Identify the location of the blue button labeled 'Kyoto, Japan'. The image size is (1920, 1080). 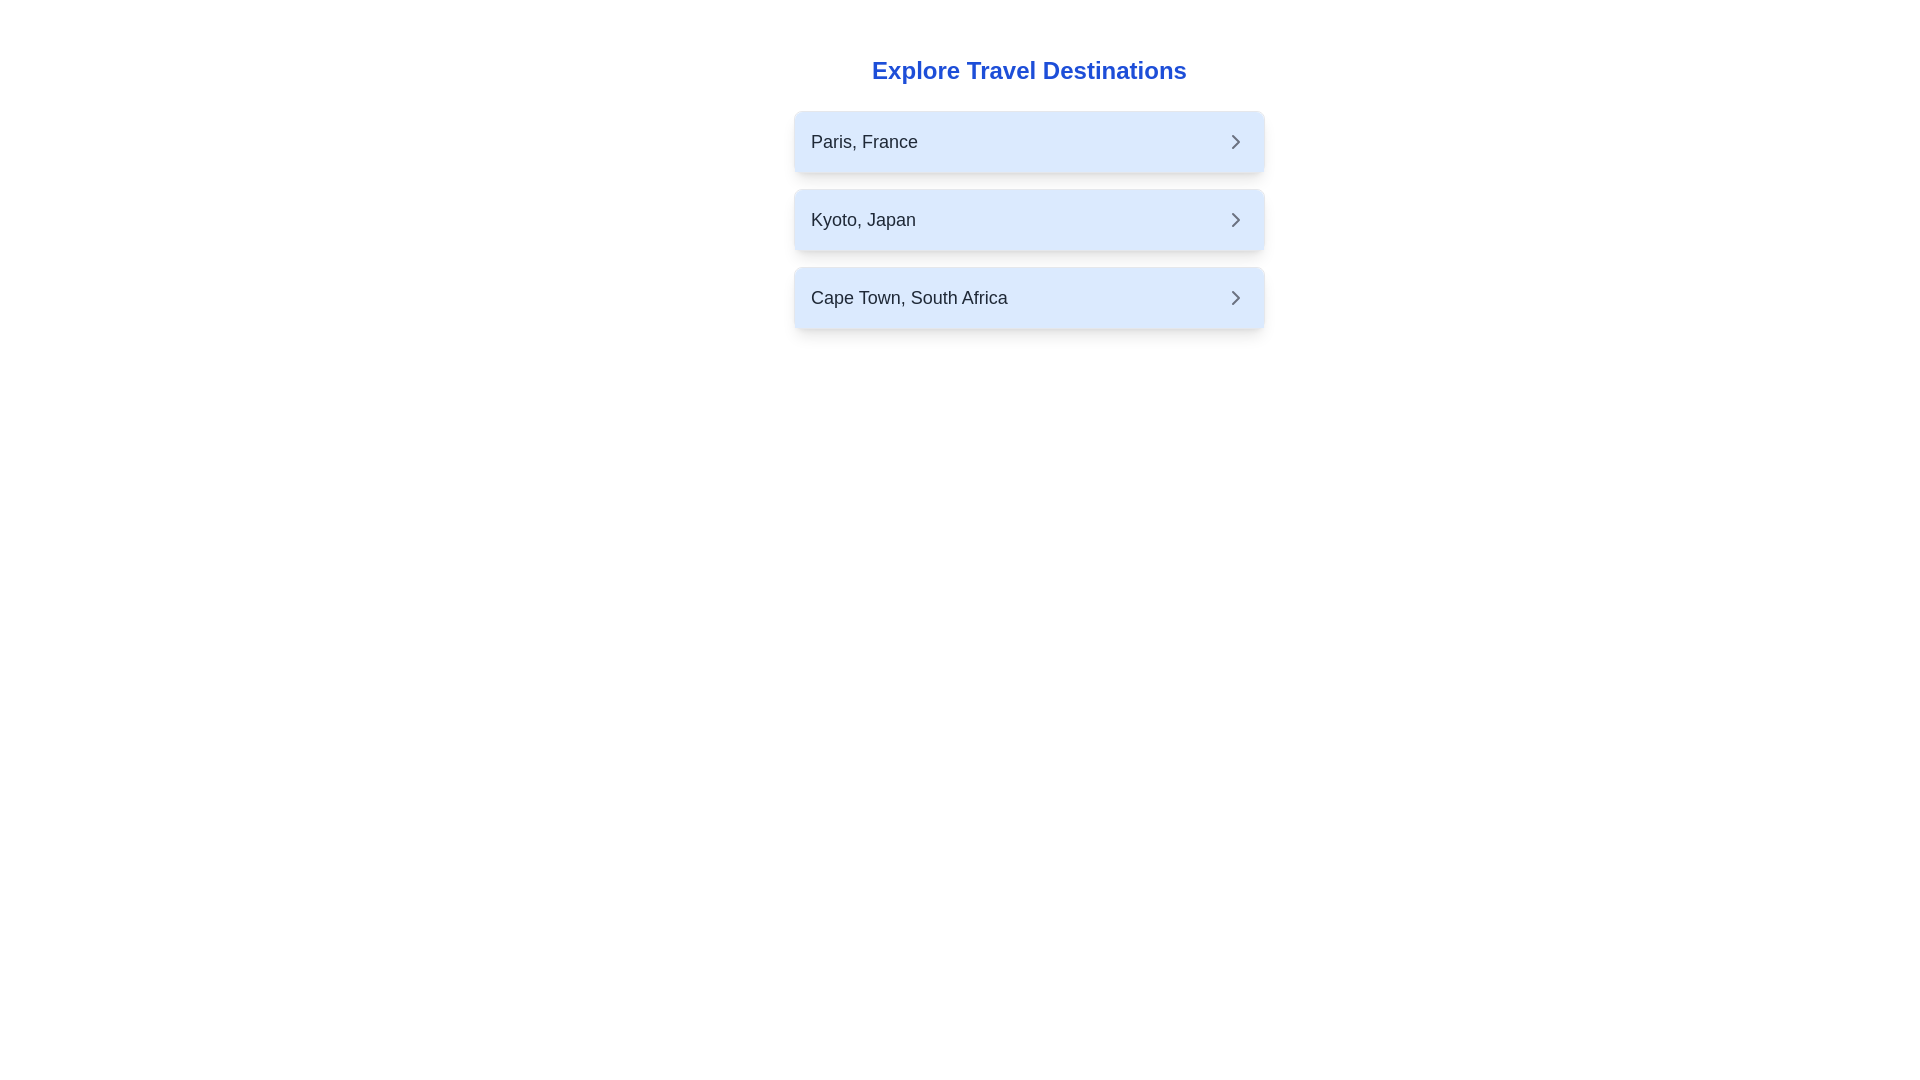
(1029, 200).